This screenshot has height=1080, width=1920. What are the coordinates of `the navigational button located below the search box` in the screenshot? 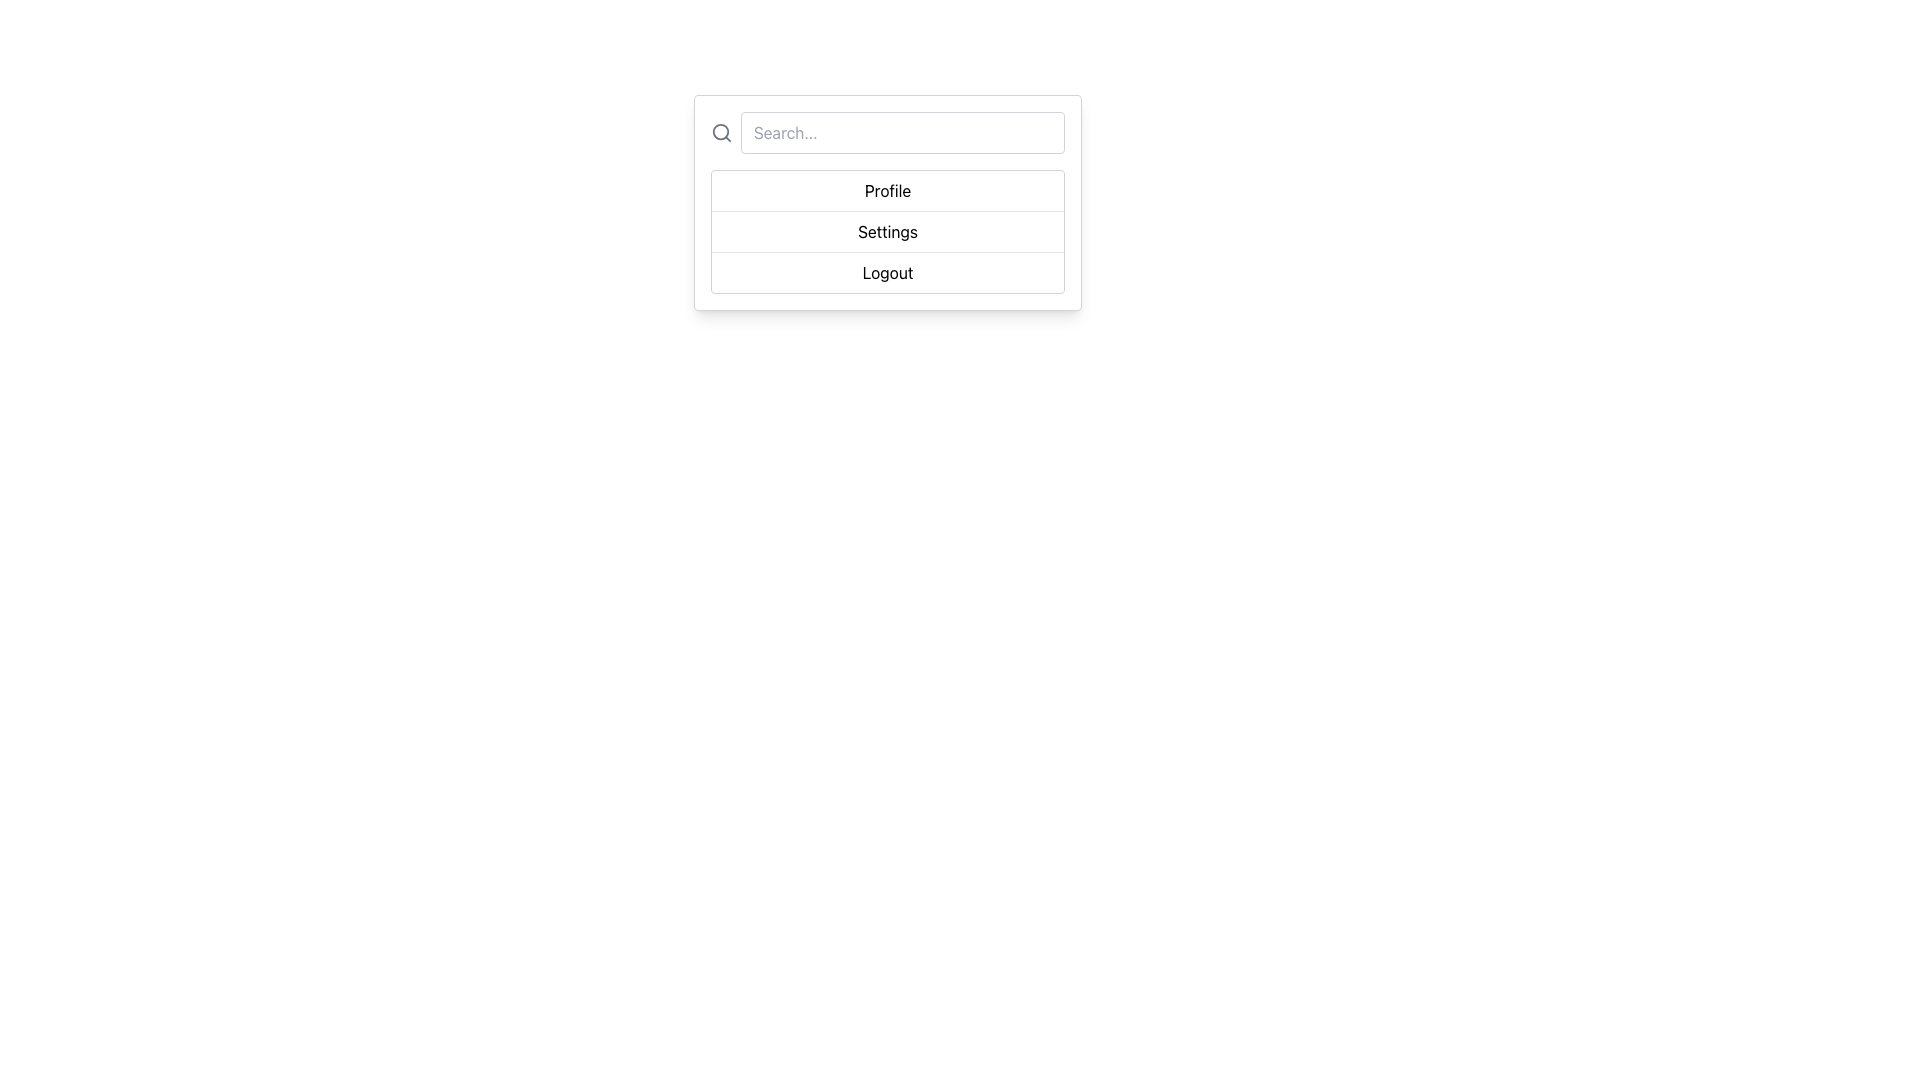 It's located at (887, 191).